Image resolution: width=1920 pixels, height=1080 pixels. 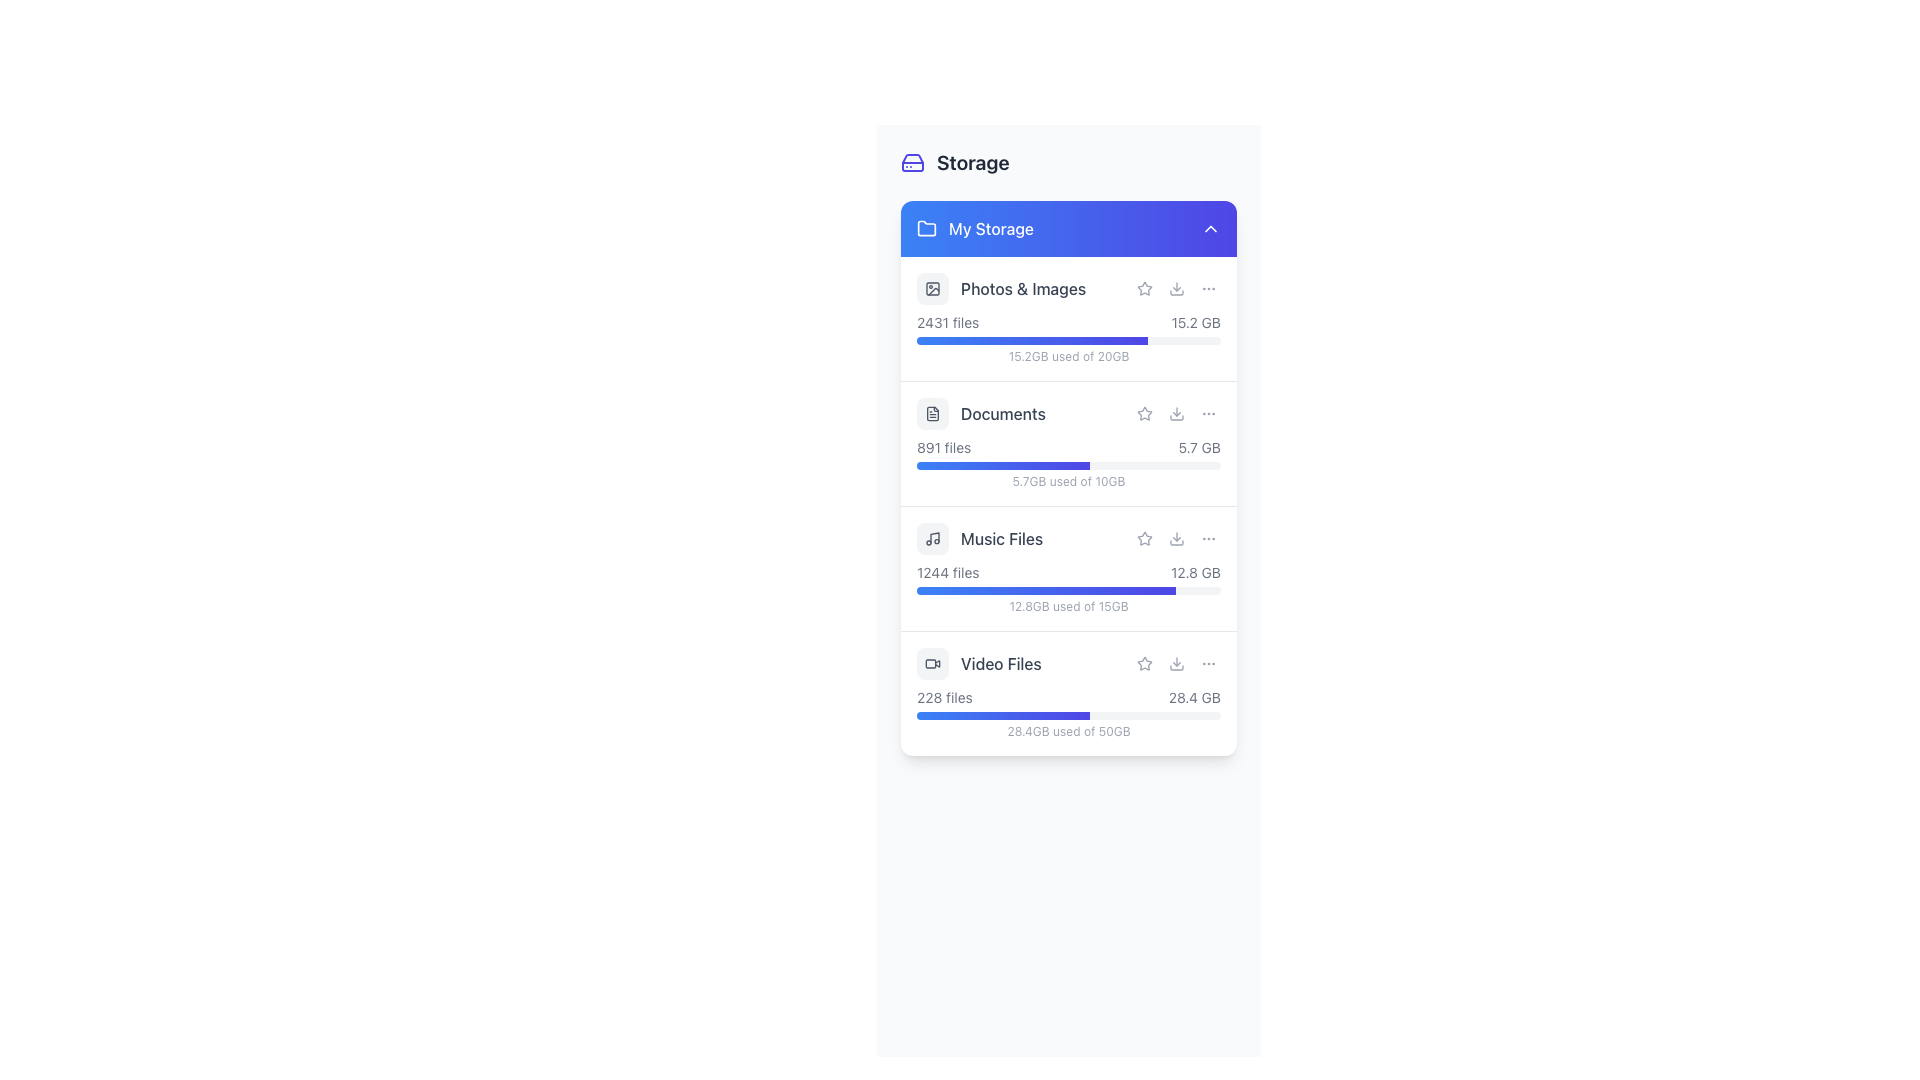 I want to click on the download button for 'Documents' located in the 'My Storage' section to initiate the download action, so click(x=1176, y=412).